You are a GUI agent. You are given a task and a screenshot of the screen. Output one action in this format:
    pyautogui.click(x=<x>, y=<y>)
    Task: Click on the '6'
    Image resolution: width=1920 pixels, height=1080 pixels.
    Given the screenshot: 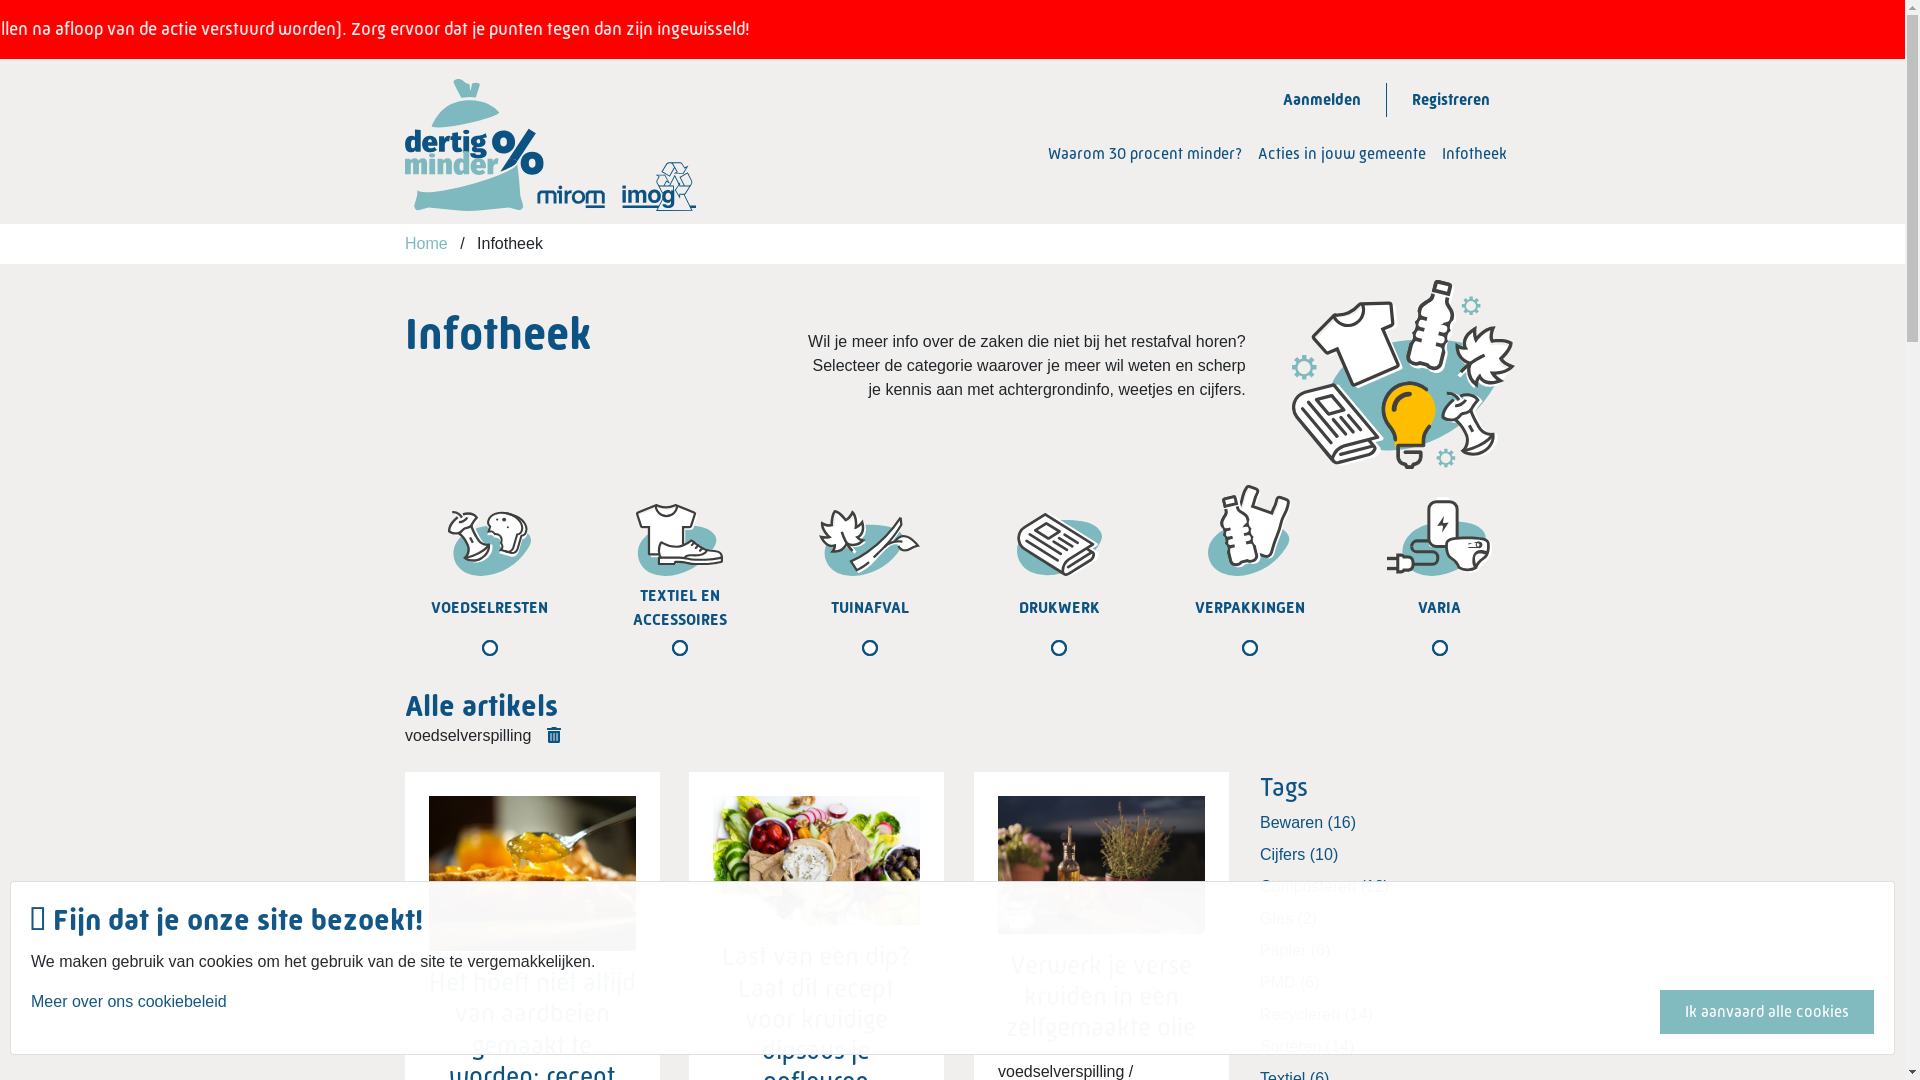 What is the action you would take?
    pyautogui.click(x=1348, y=628)
    